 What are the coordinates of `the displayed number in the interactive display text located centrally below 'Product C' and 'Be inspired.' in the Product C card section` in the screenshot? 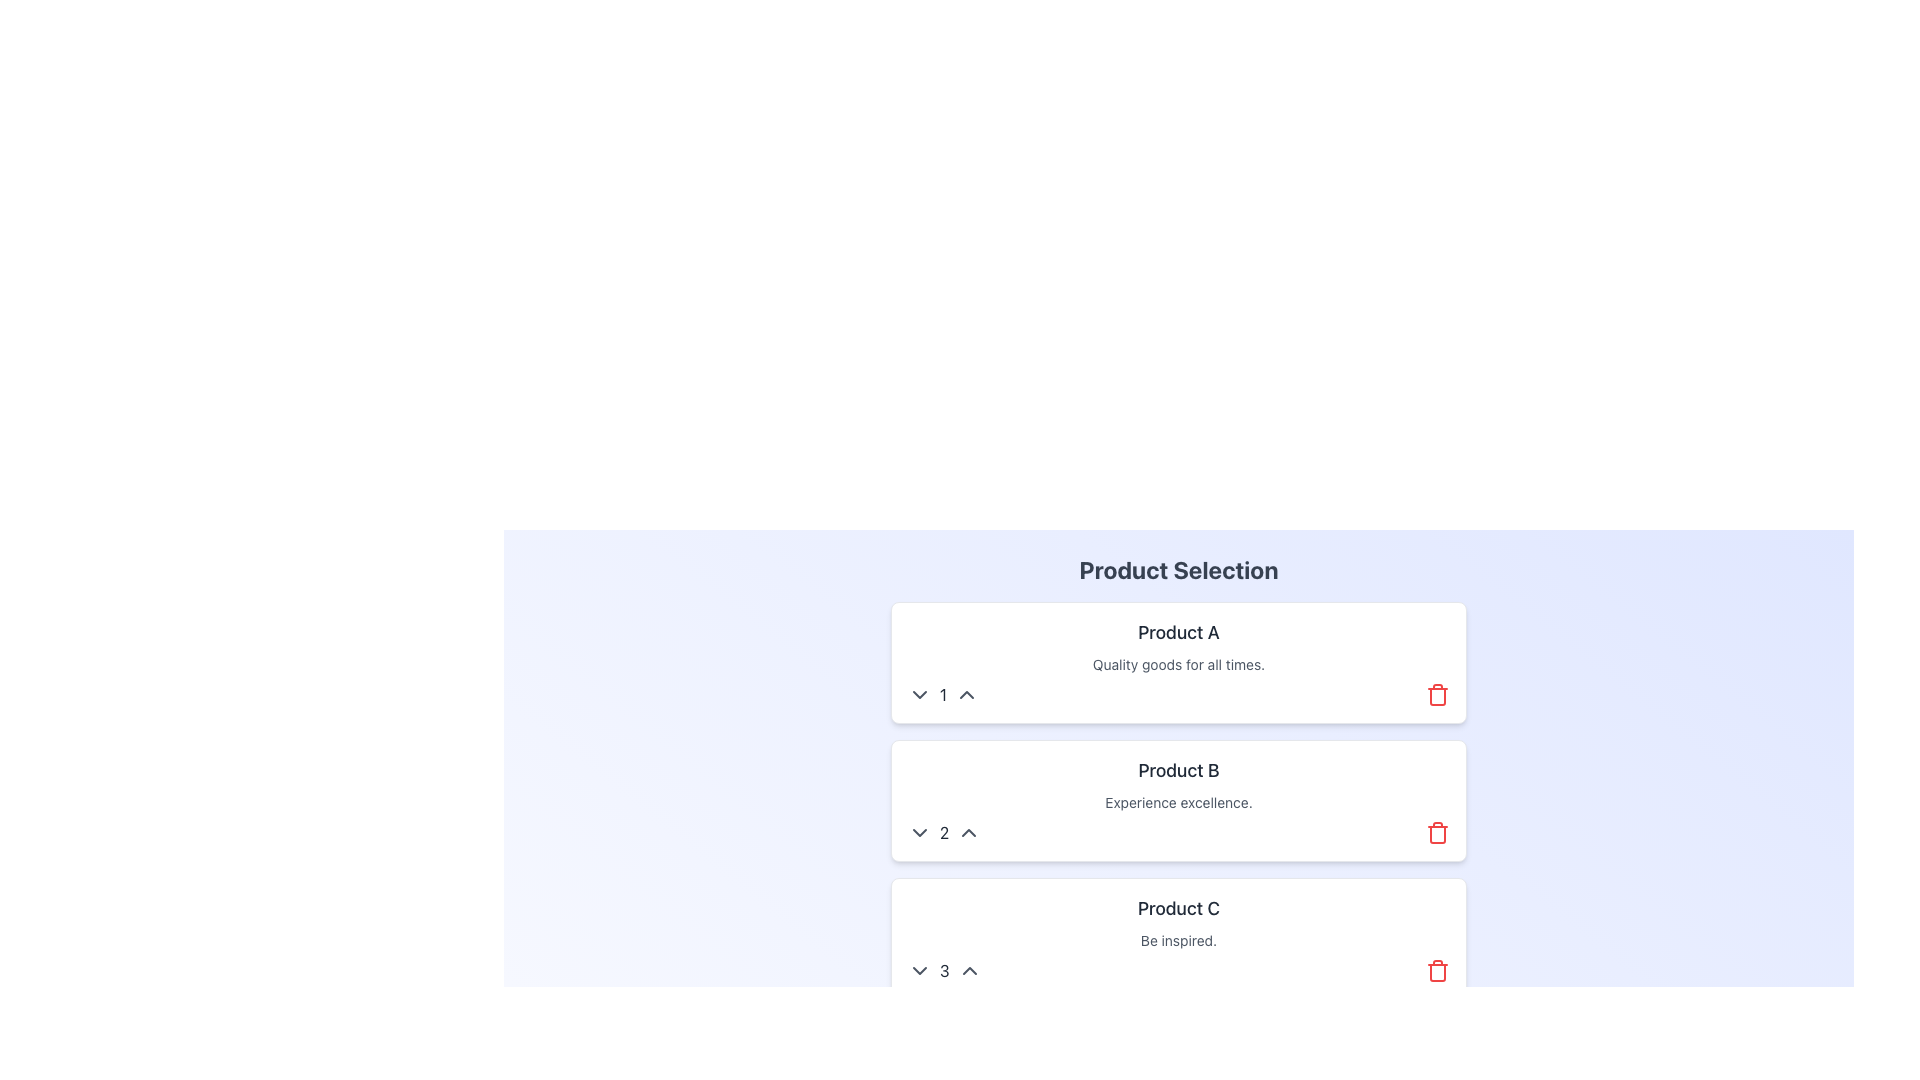 It's located at (943, 970).